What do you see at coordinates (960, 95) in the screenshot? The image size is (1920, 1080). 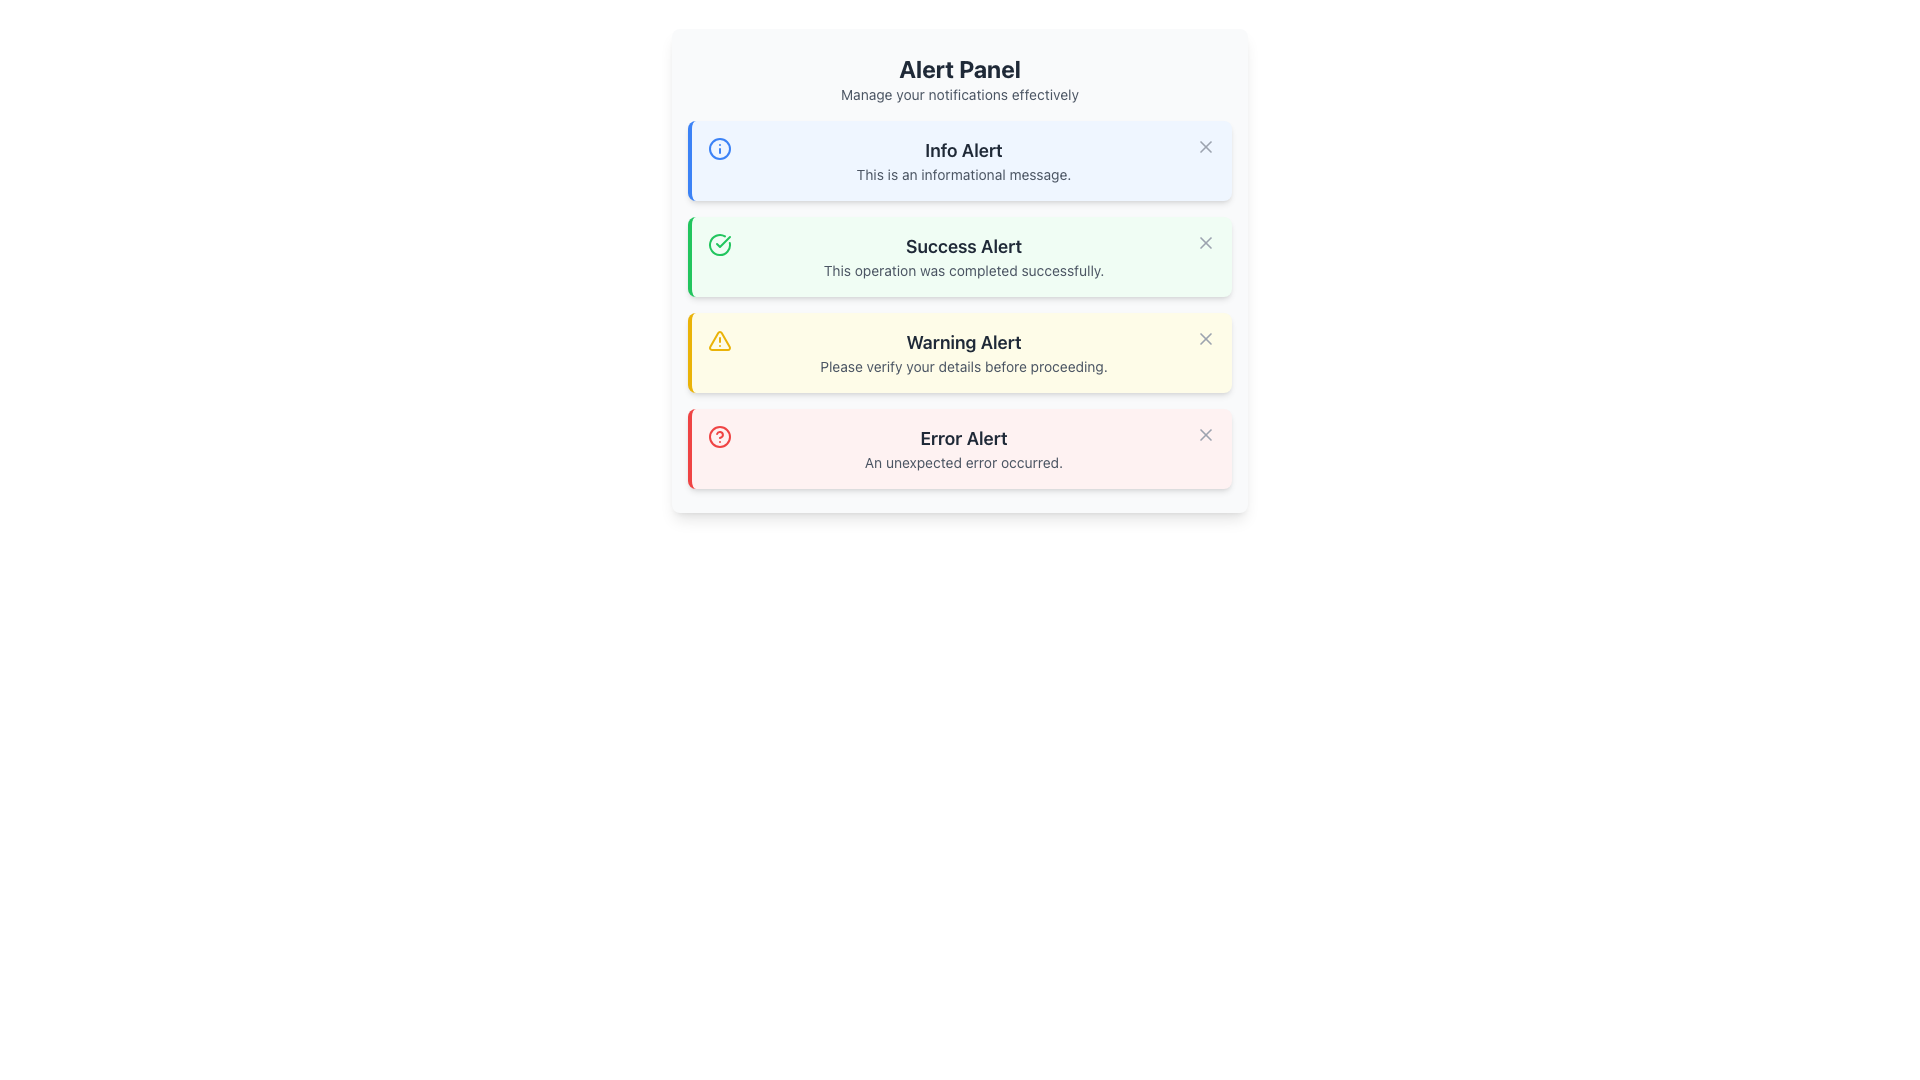 I see `the text label displaying 'Manage your notifications effectively', which is positioned below the 'Alert Panel' header` at bounding box center [960, 95].